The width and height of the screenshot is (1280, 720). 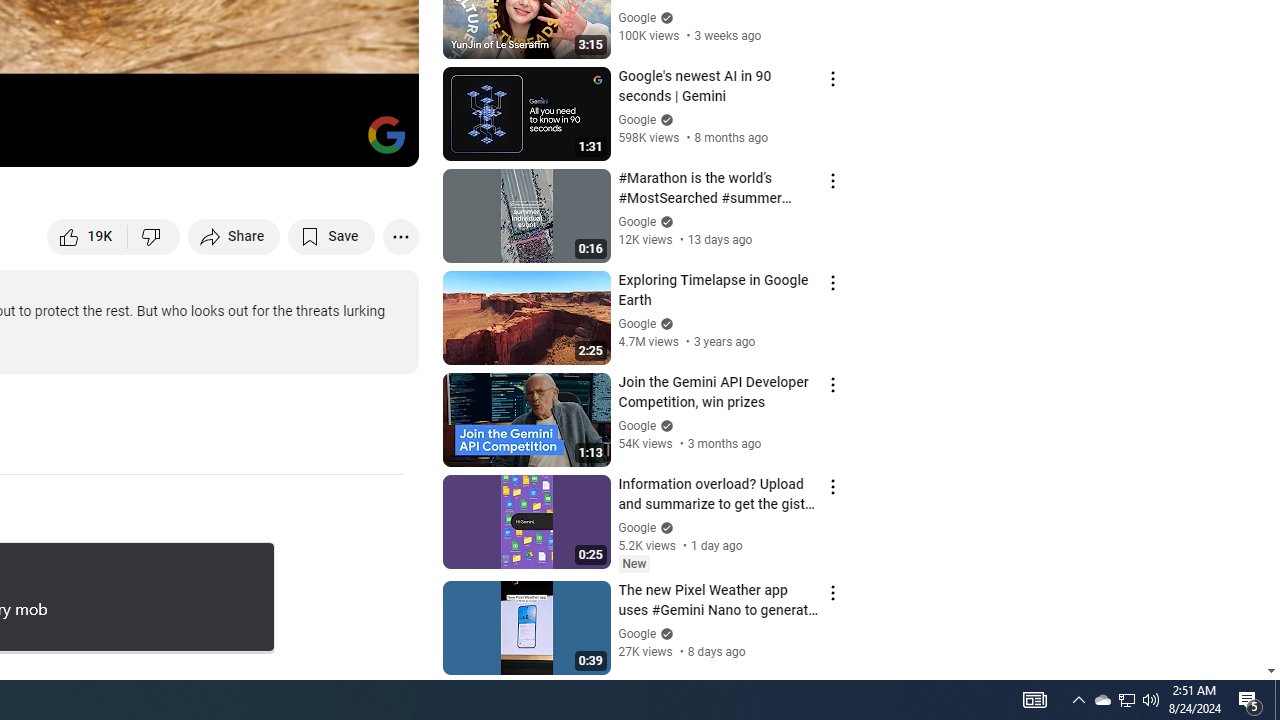 I want to click on 'Theater mode (t)', so click(x=334, y=141).